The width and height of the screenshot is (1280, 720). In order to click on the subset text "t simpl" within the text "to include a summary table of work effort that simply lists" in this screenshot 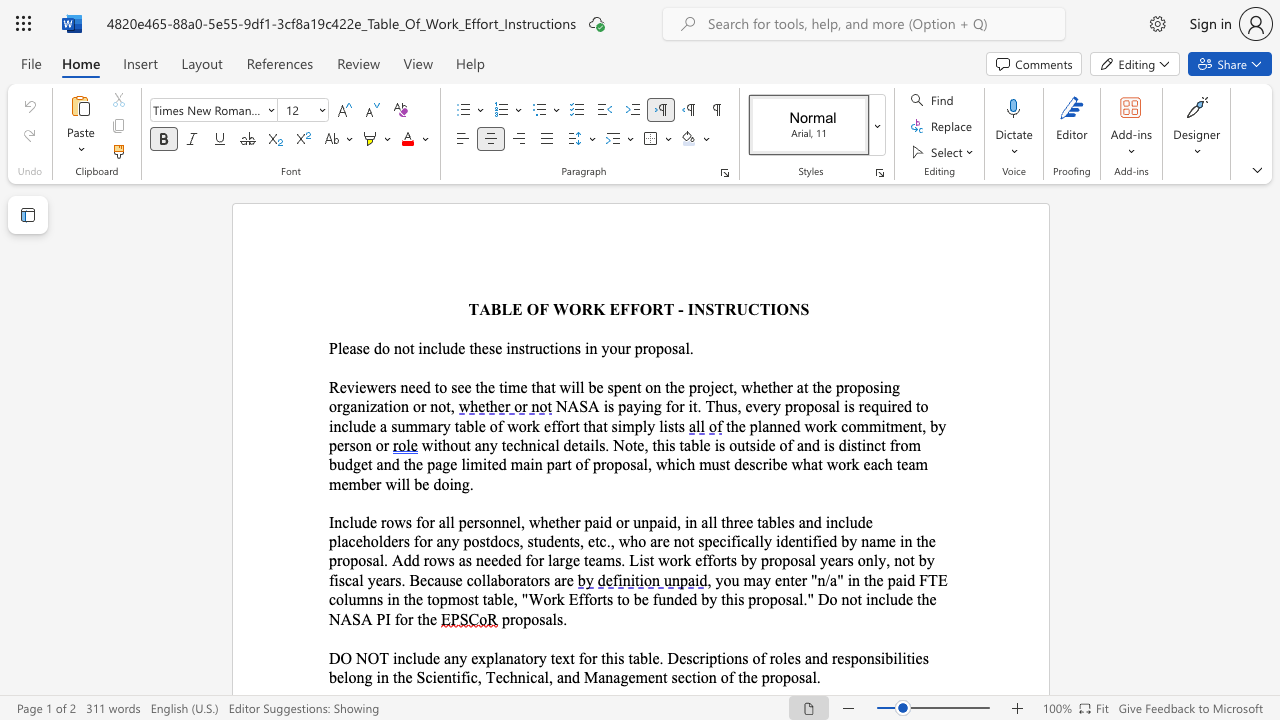, I will do `click(602, 425)`.